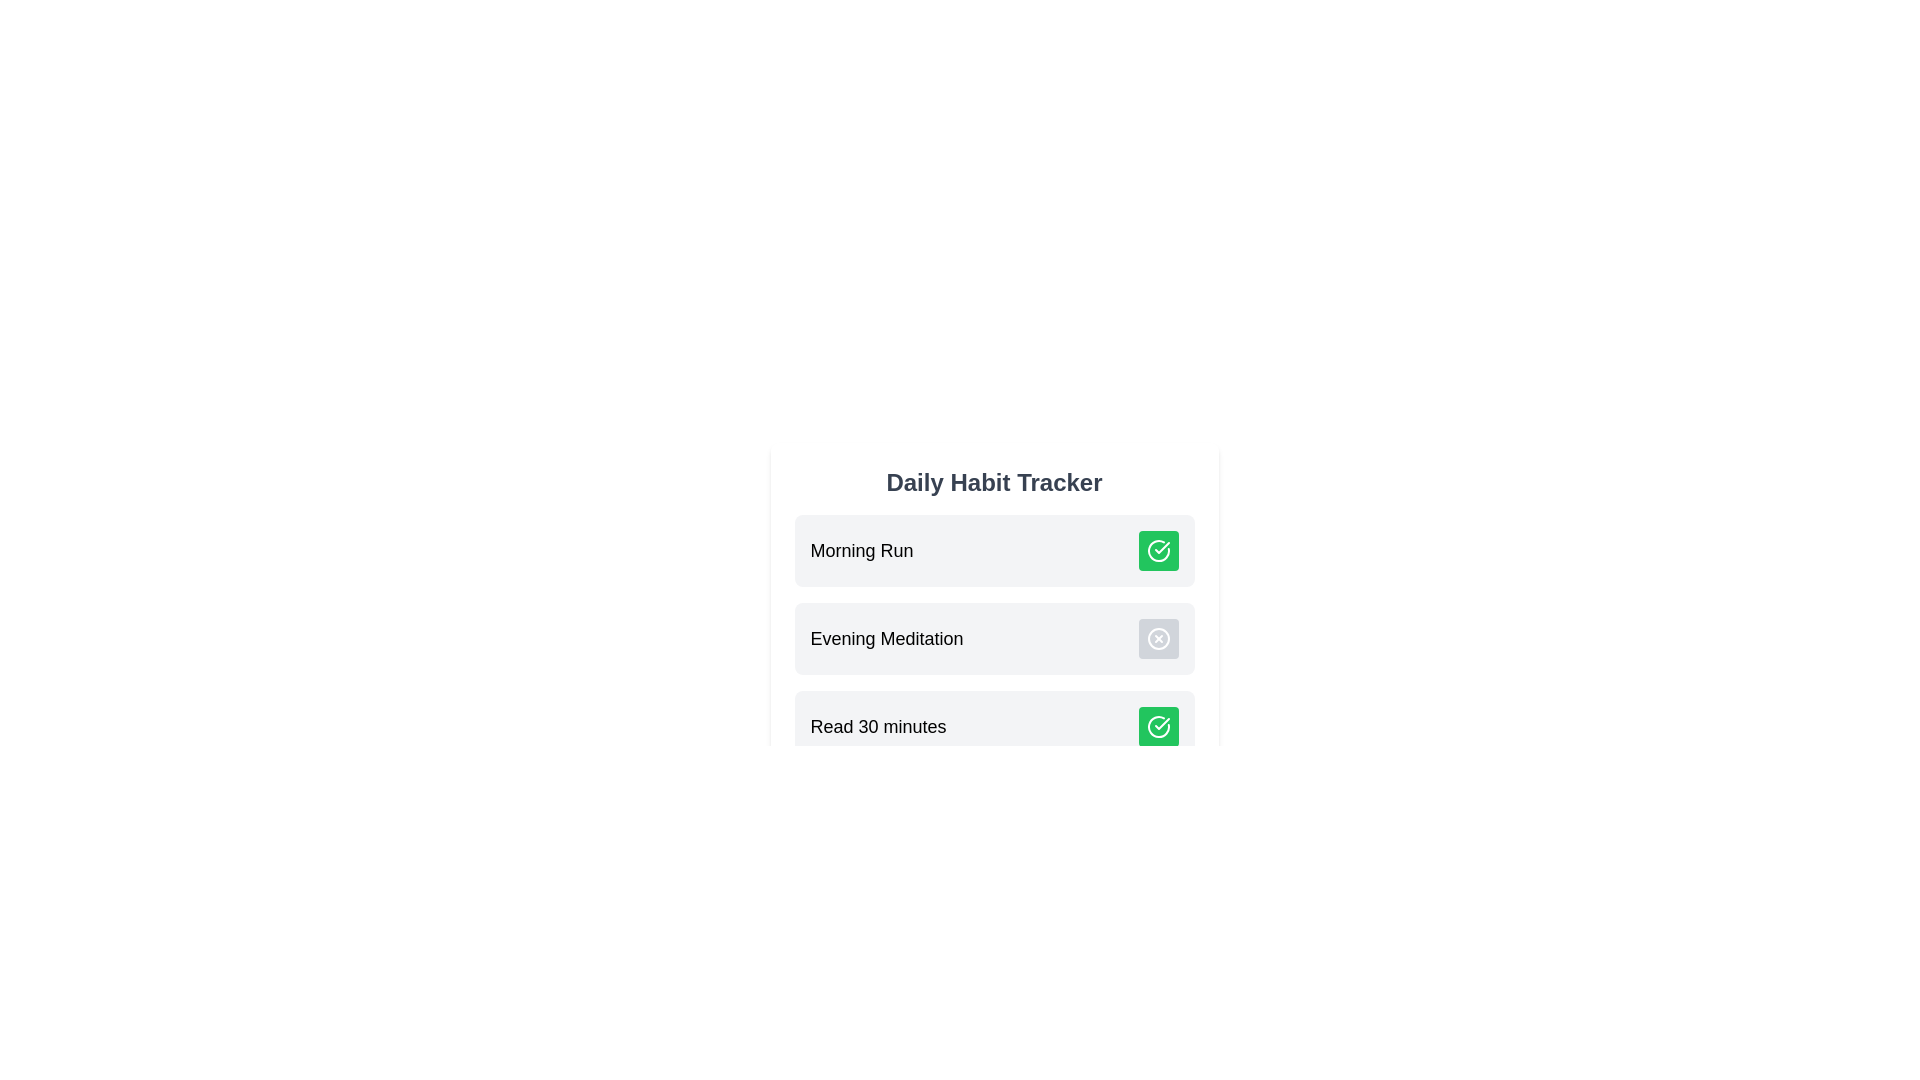 The width and height of the screenshot is (1920, 1080). I want to click on the 'Morning Run' text label, which serves as a title in the 'Daily Habit Tracker' section, positioned to the left of a green circular button with a checkmark icon, so click(862, 551).